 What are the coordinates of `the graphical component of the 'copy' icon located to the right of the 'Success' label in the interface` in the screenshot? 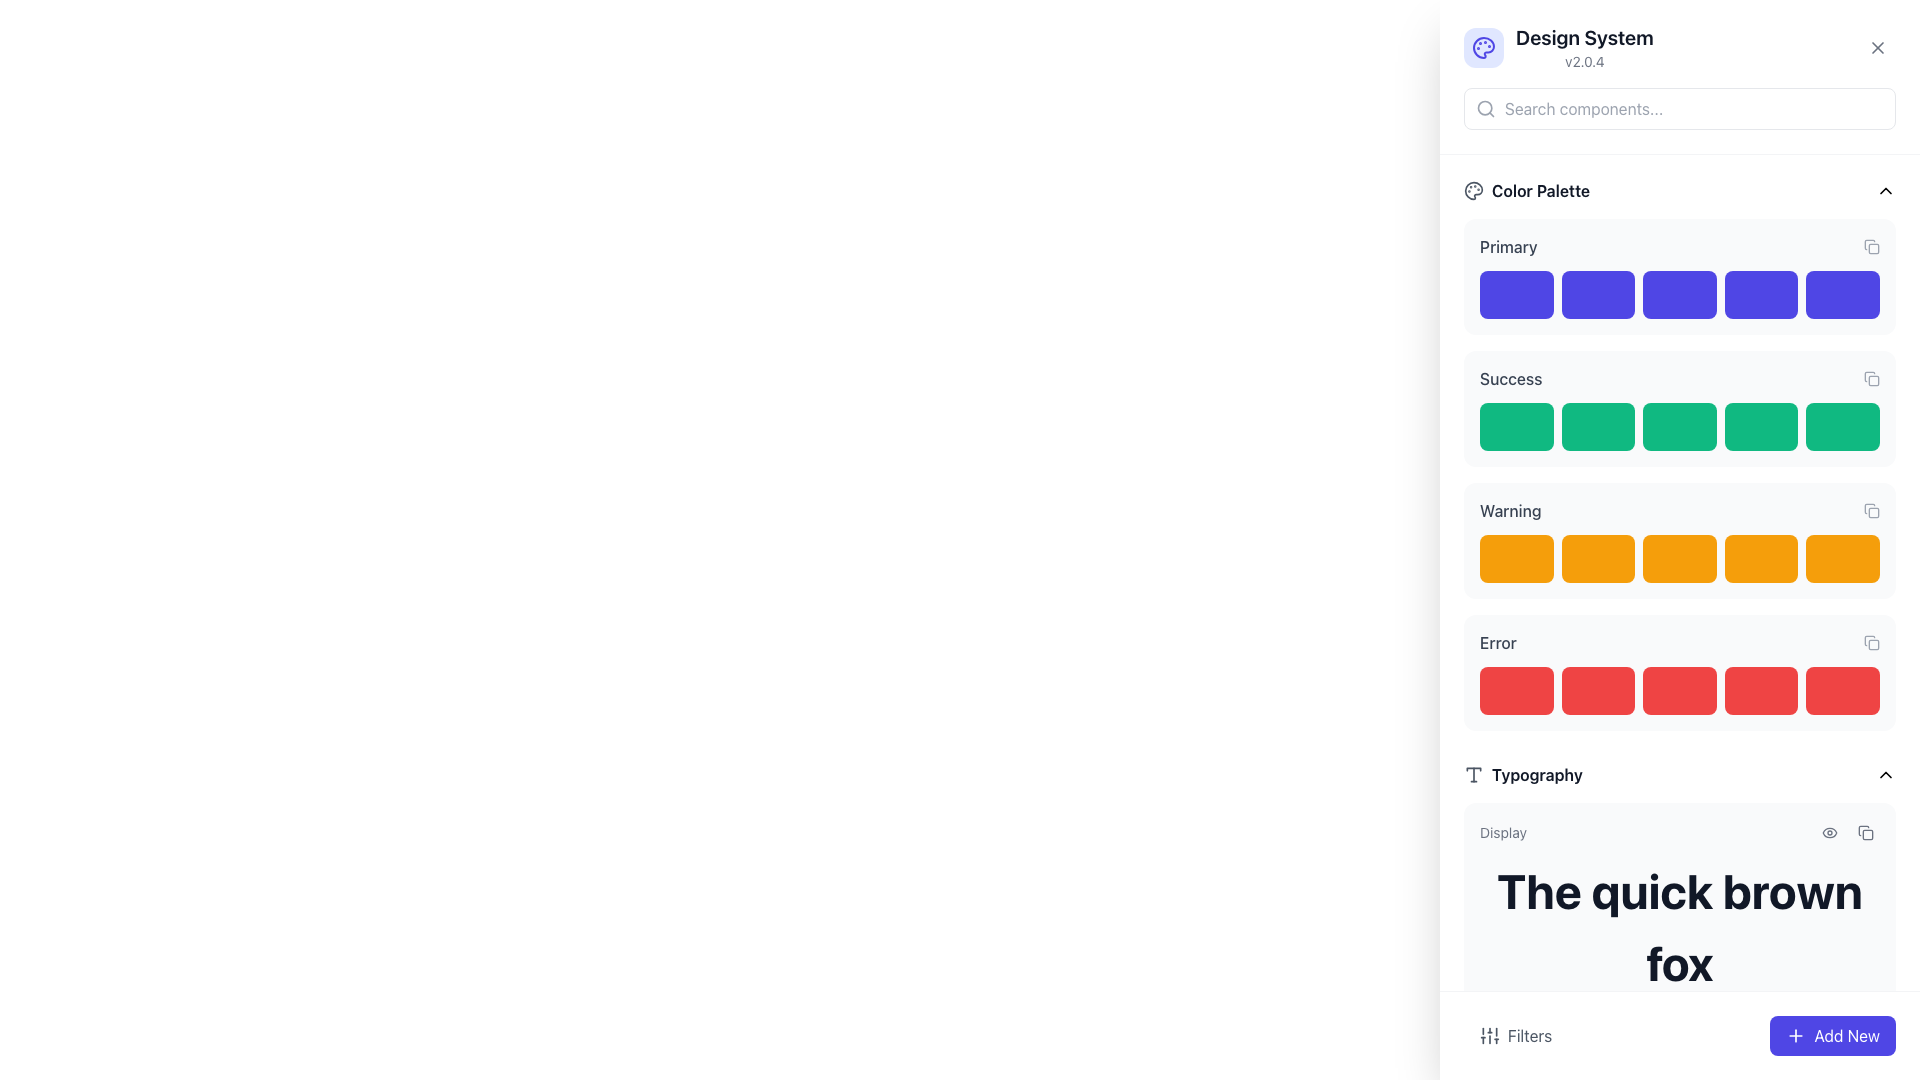 It's located at (1872, 381).